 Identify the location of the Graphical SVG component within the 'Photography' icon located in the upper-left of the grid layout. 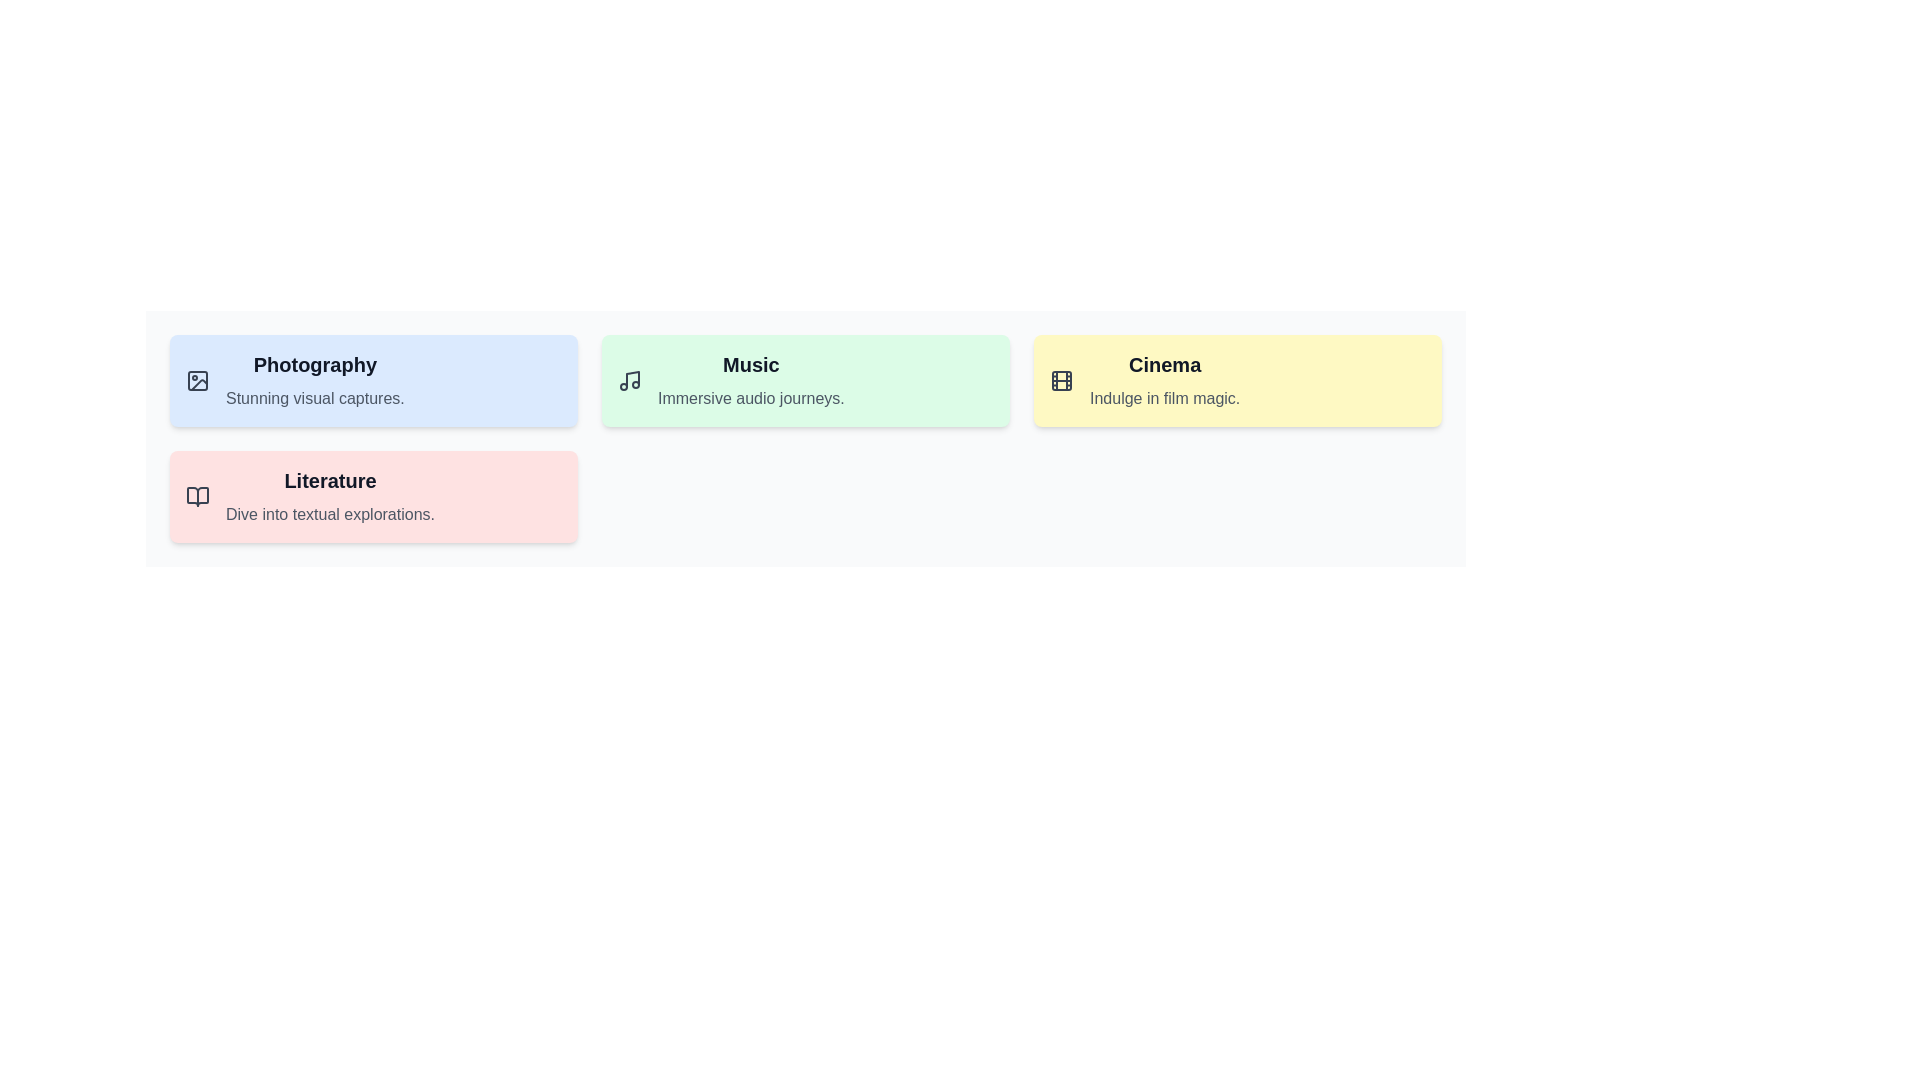
(199, 385).